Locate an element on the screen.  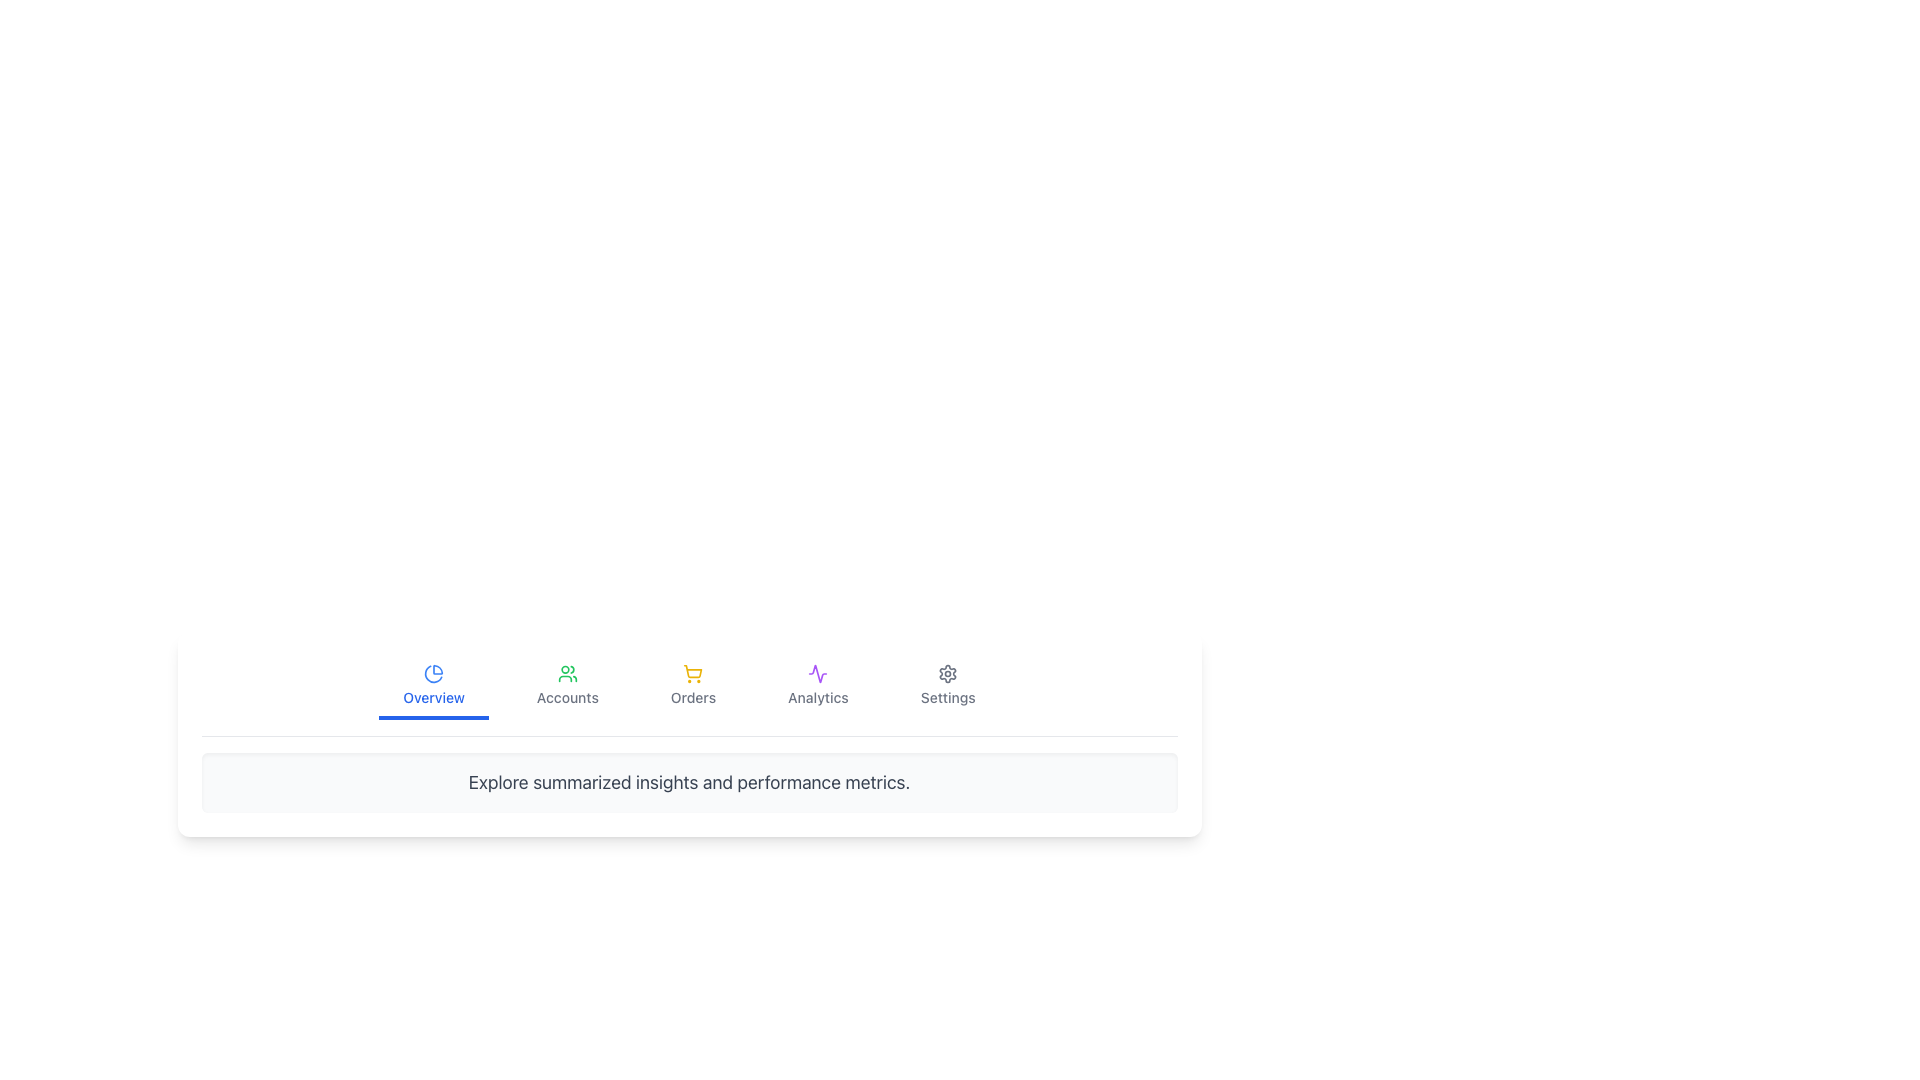
the 'Settings' text label, which is styled in gray and located below the gear icon in the bottom right corner of the interface is located at coordinates (947, 697).